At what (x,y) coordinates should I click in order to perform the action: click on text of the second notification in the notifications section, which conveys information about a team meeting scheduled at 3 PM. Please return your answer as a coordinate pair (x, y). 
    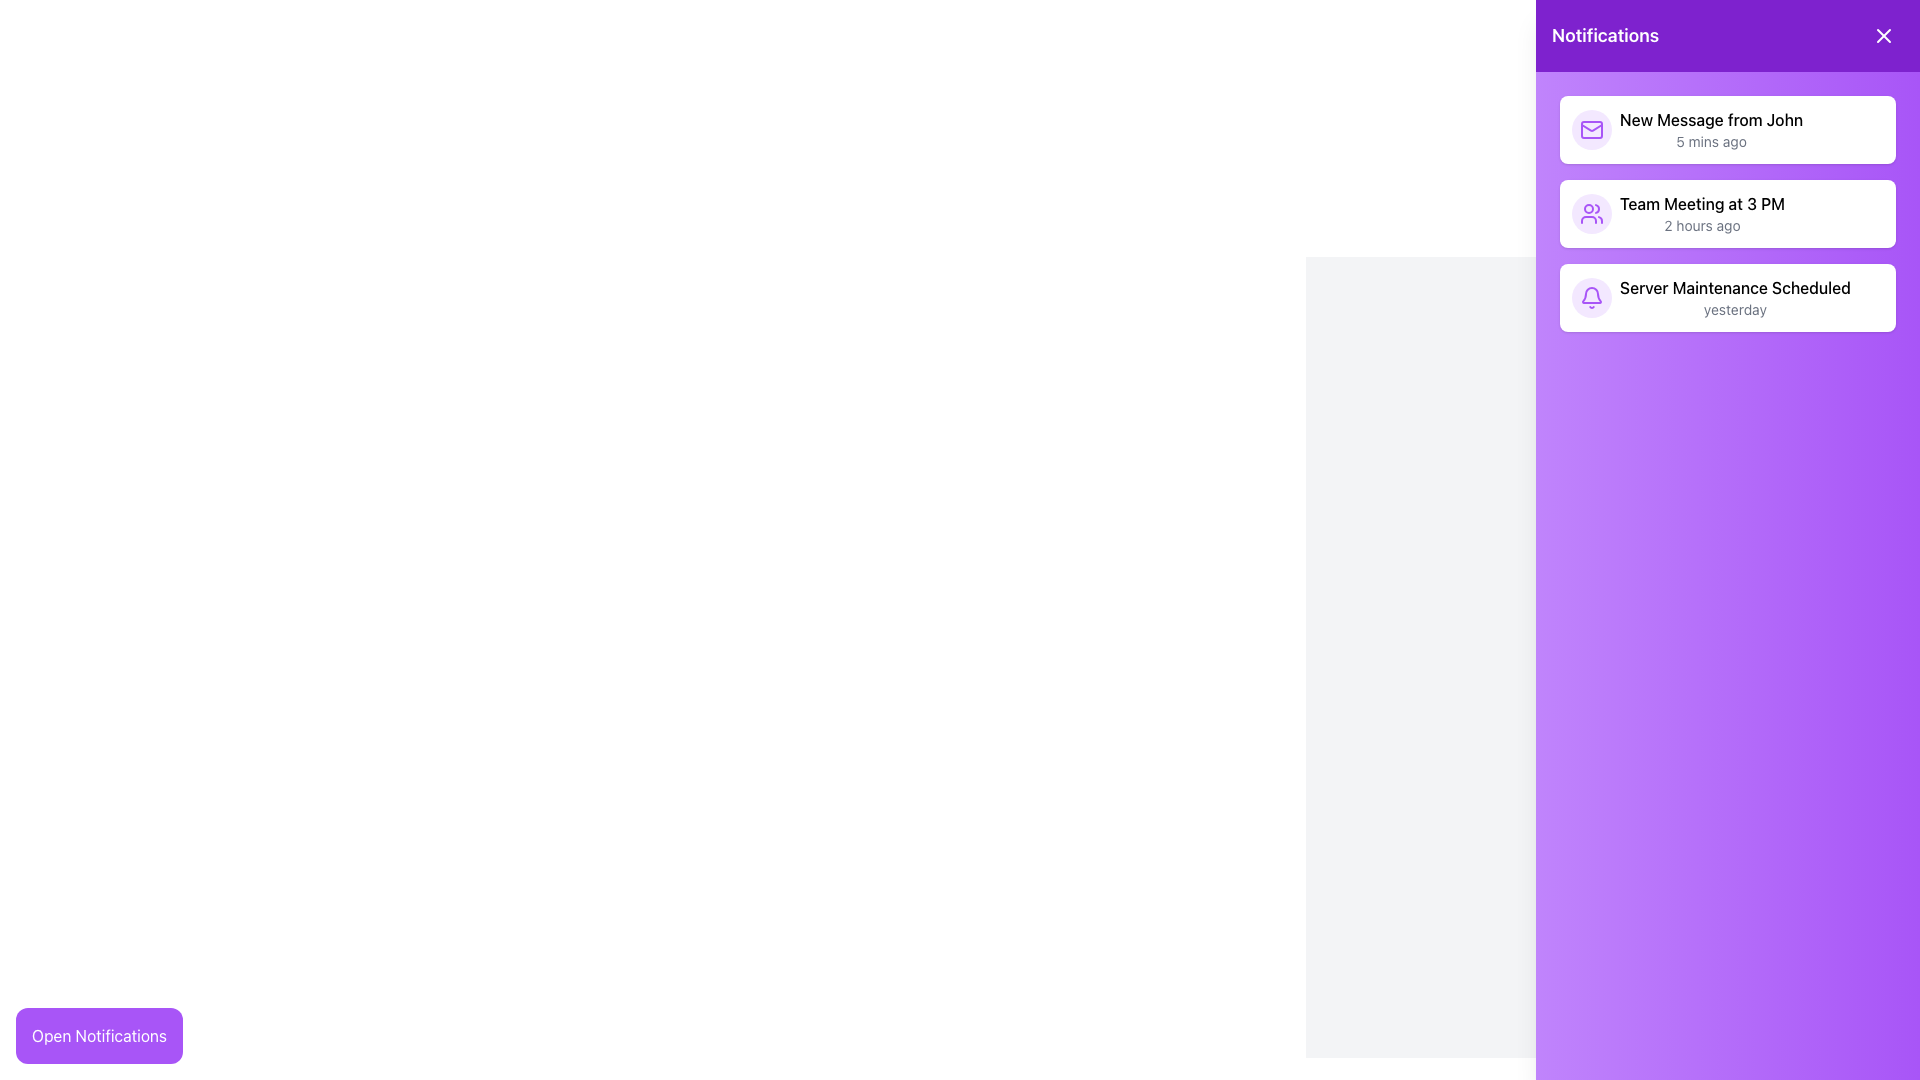
    Looking at the image, I should click on (1701, 213).